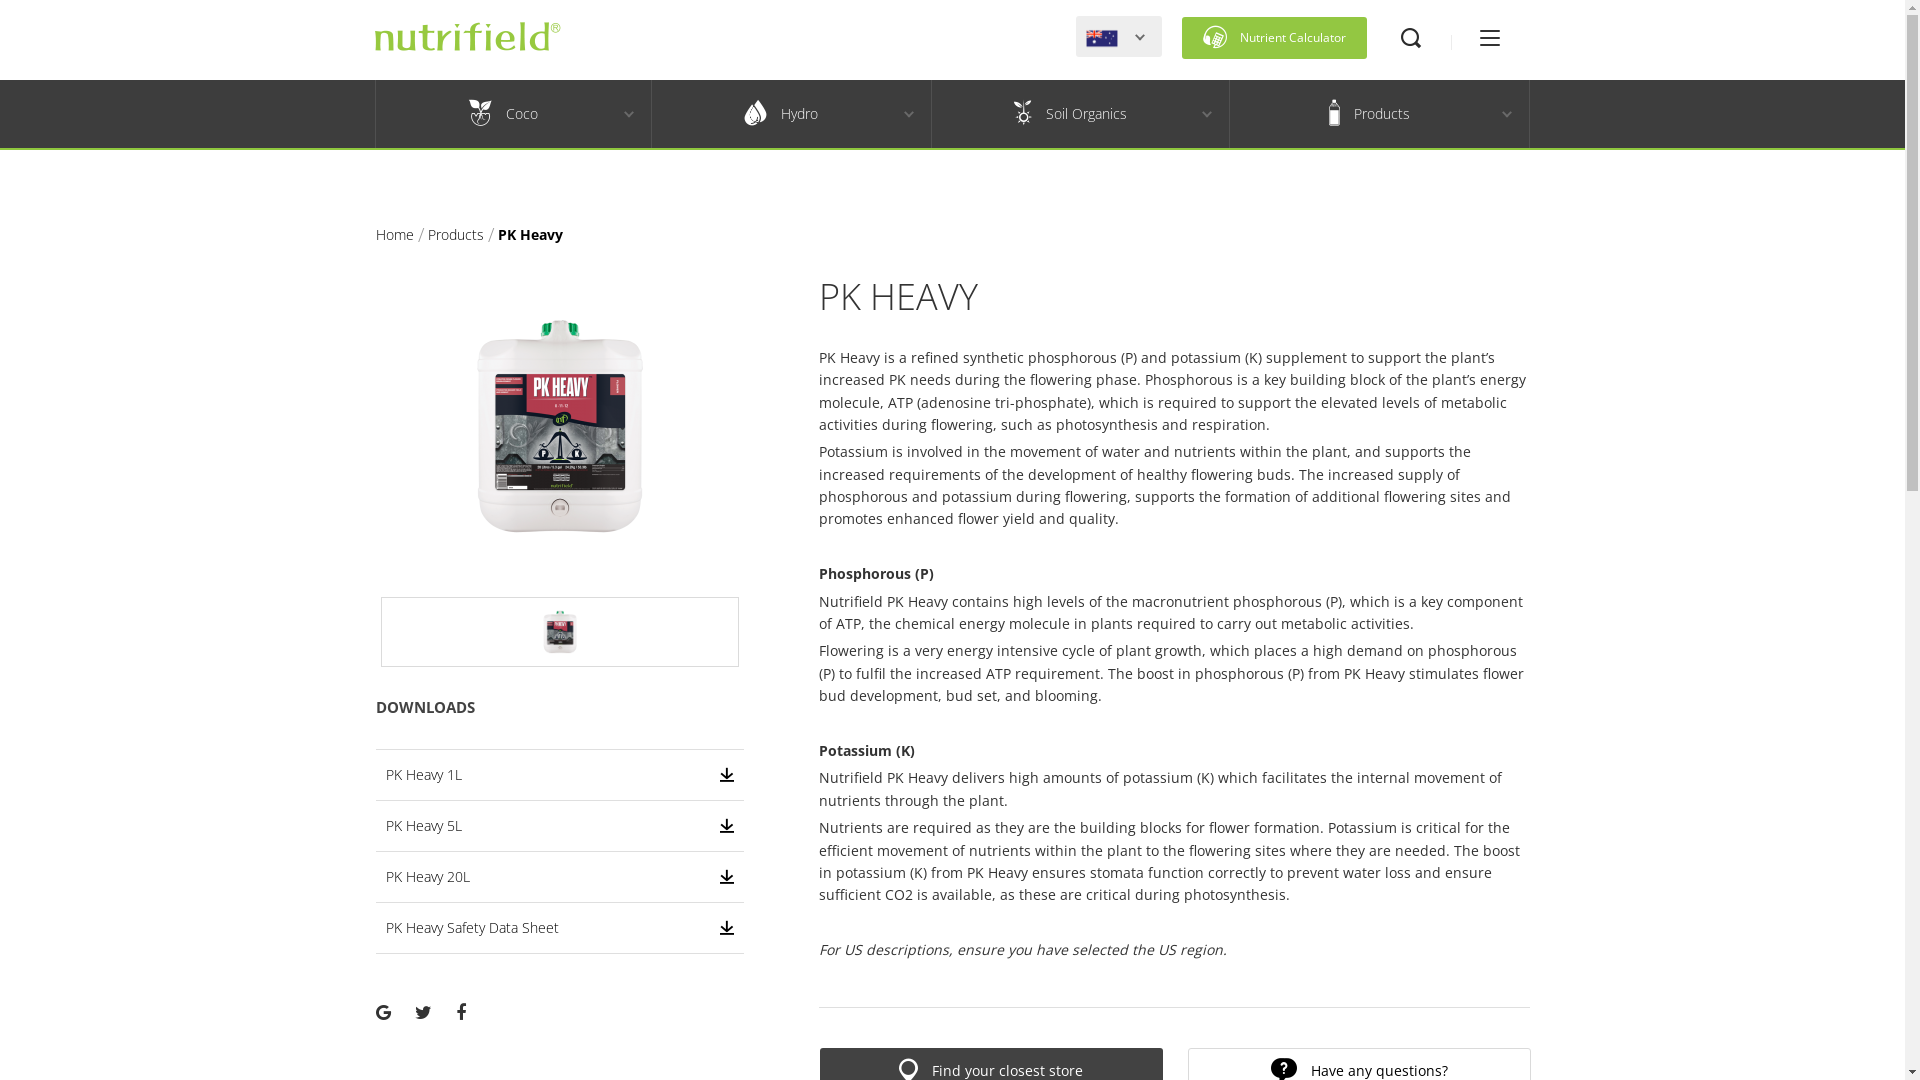  Describe the element at coordinates (385, 928) in the screenshot. I see `'PK Heavy Safety Data Sheet'` at that location.